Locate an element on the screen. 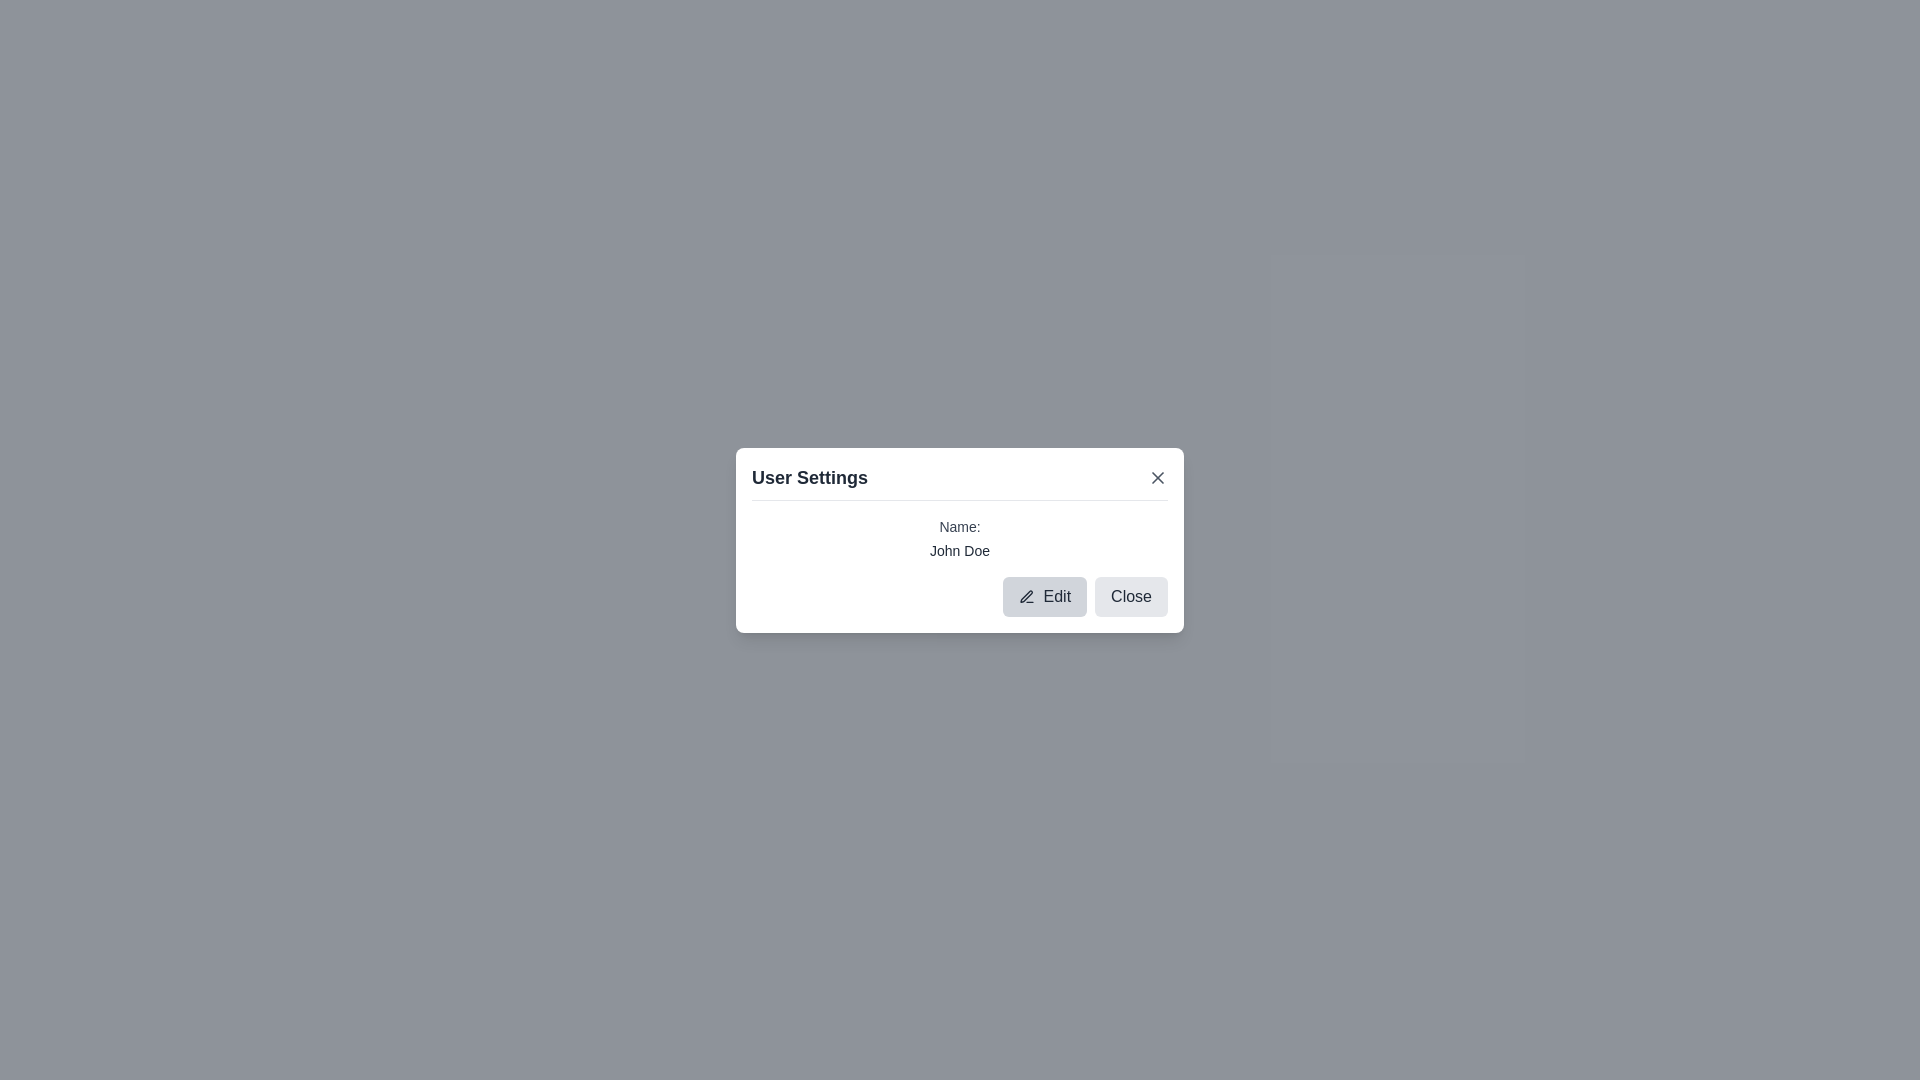 The width and height of the screenshot is (1920, 1080). the Text display box that contains the texts 'Name:' and 'John Doe' within the 'User Settings' dialog is located at coordinates (960, 536).